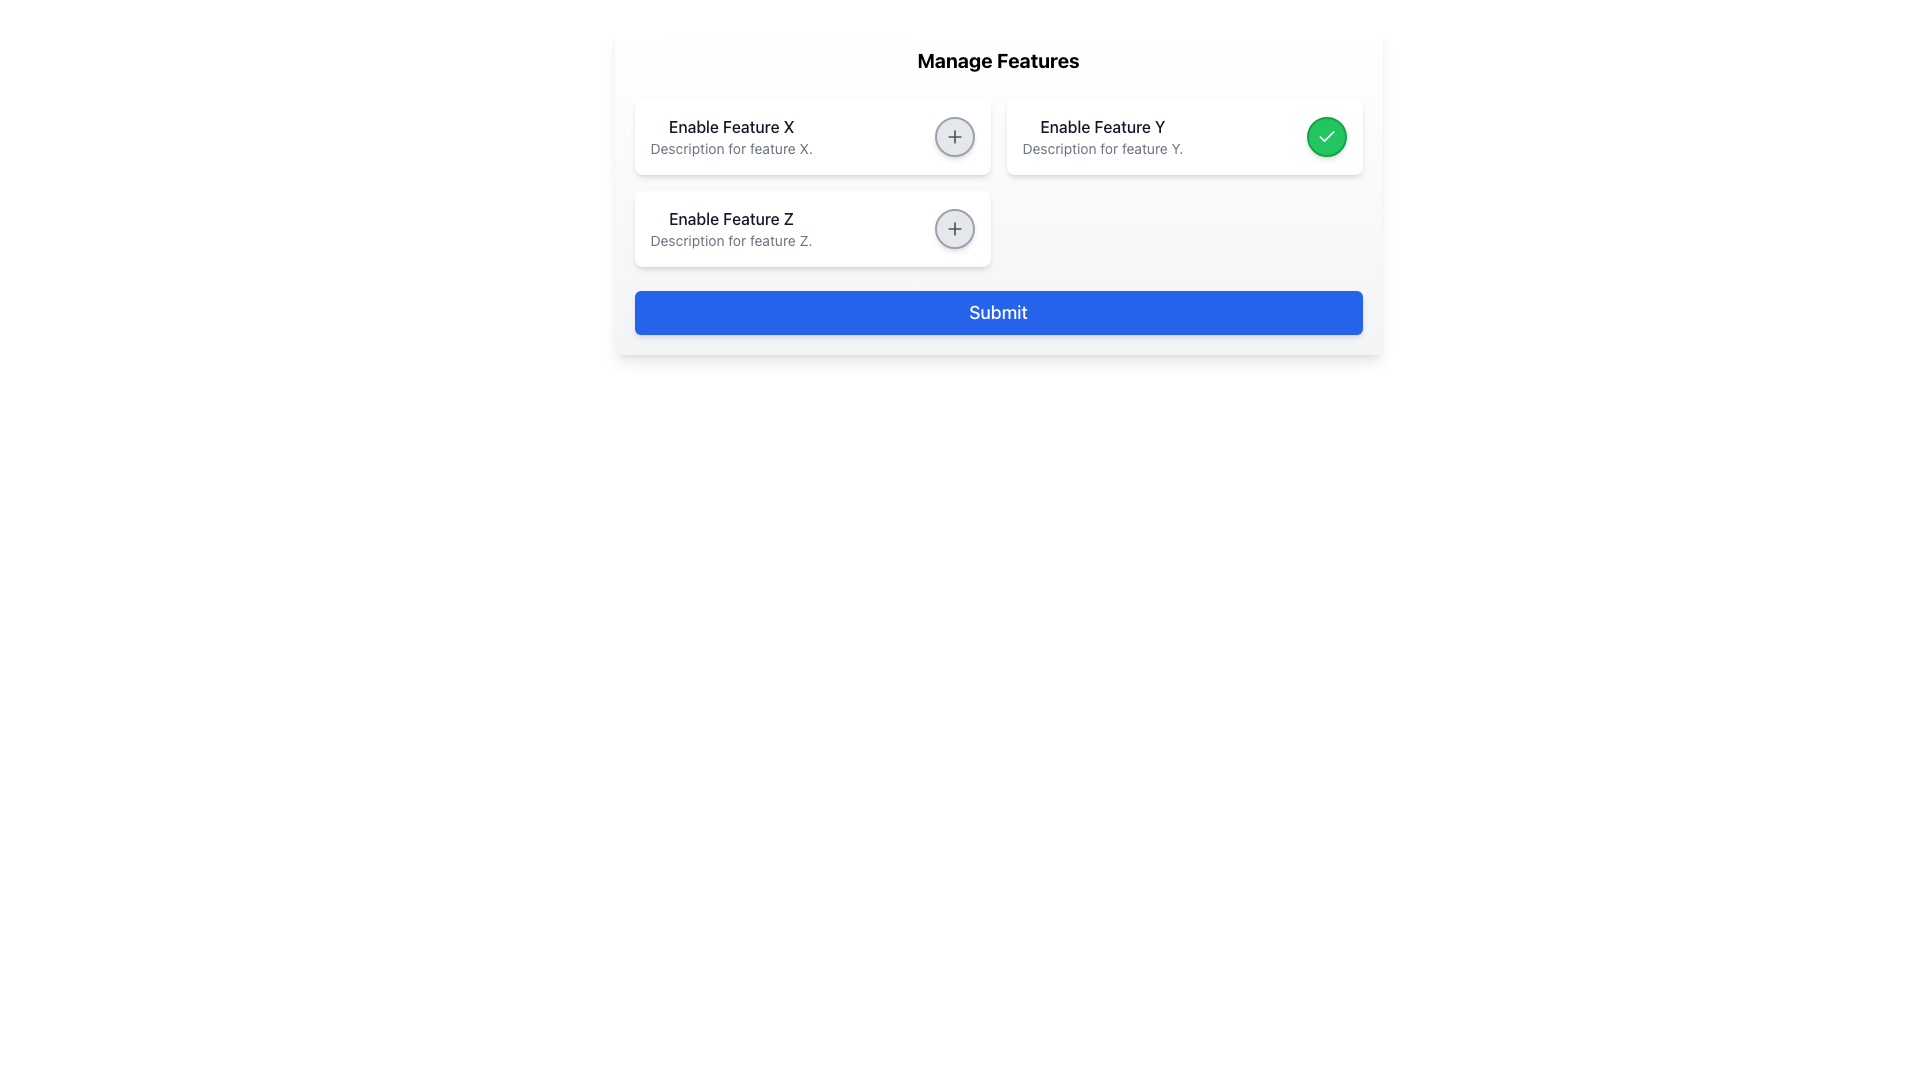 The image size is (1920, 1080). Describe the element at coordinates (730, 219) in the screenshot. I see `the 'Enable Feature Z' text label located in the 'Manage Features' section, which serves as a title for the associated feature` at that location.